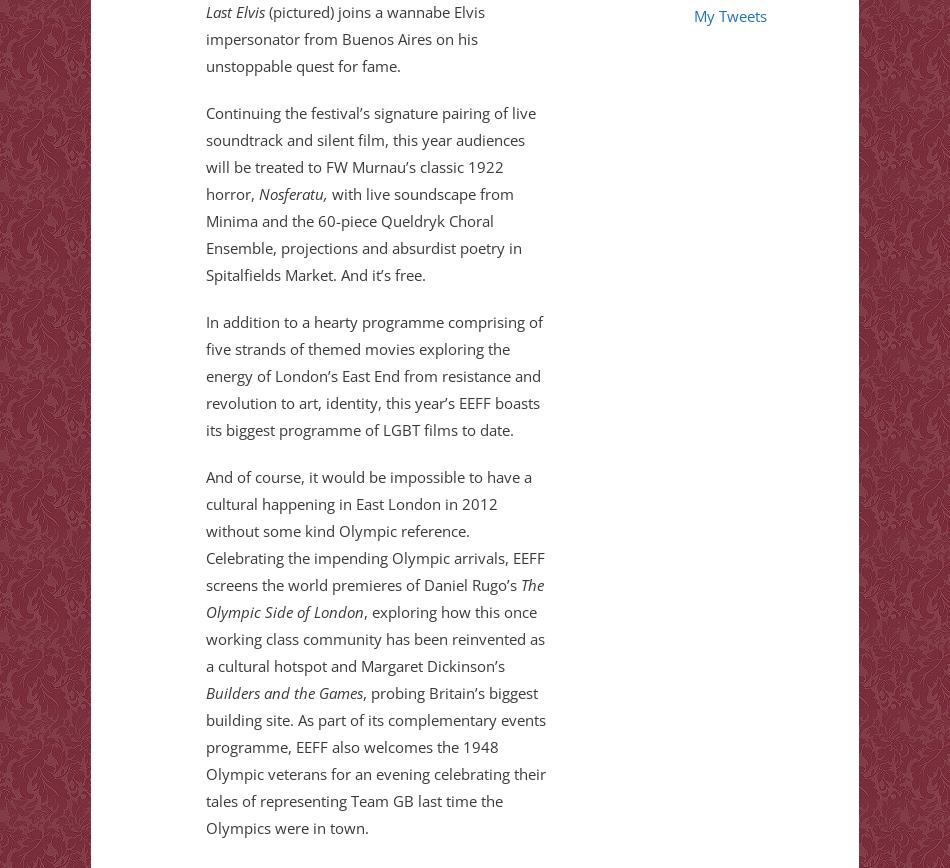  I want to click on 'In addition to a hearty programme comprising of five strands of themed movies exploring the energy of London’s East End from resistance and revolution to art, identity, this year’s EEFF boasts its biggest programme of LGBT films to date.', so click(373, 376).